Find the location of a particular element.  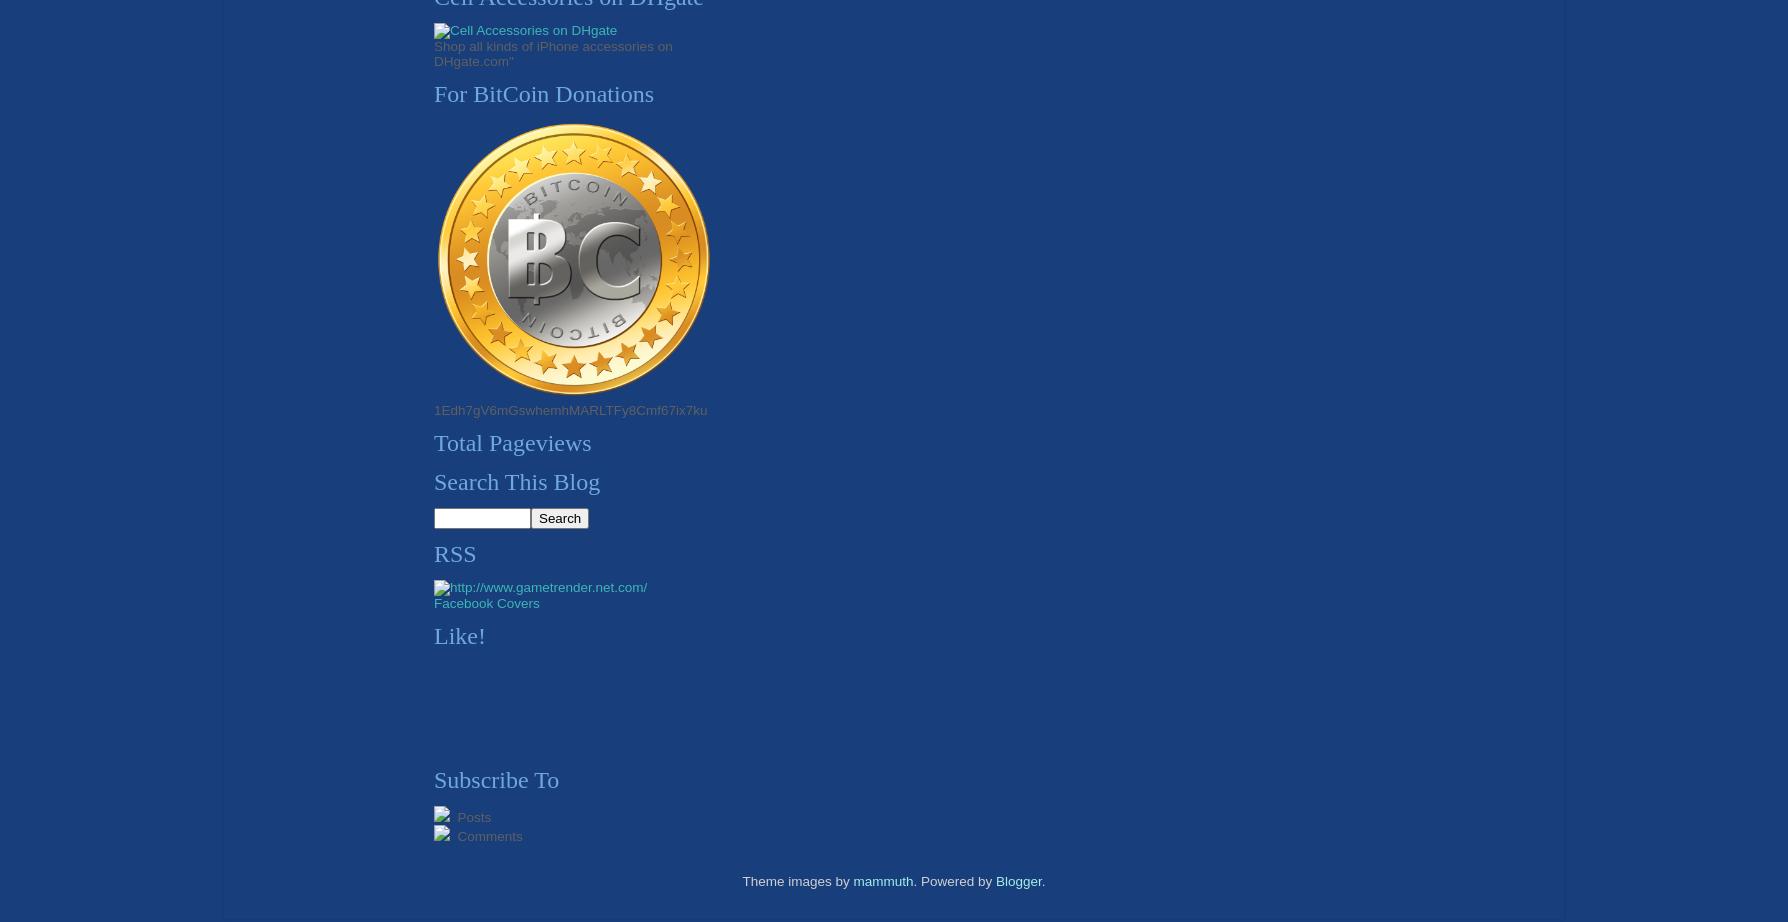

'Theme images by' is located at coordinates (796, 879).